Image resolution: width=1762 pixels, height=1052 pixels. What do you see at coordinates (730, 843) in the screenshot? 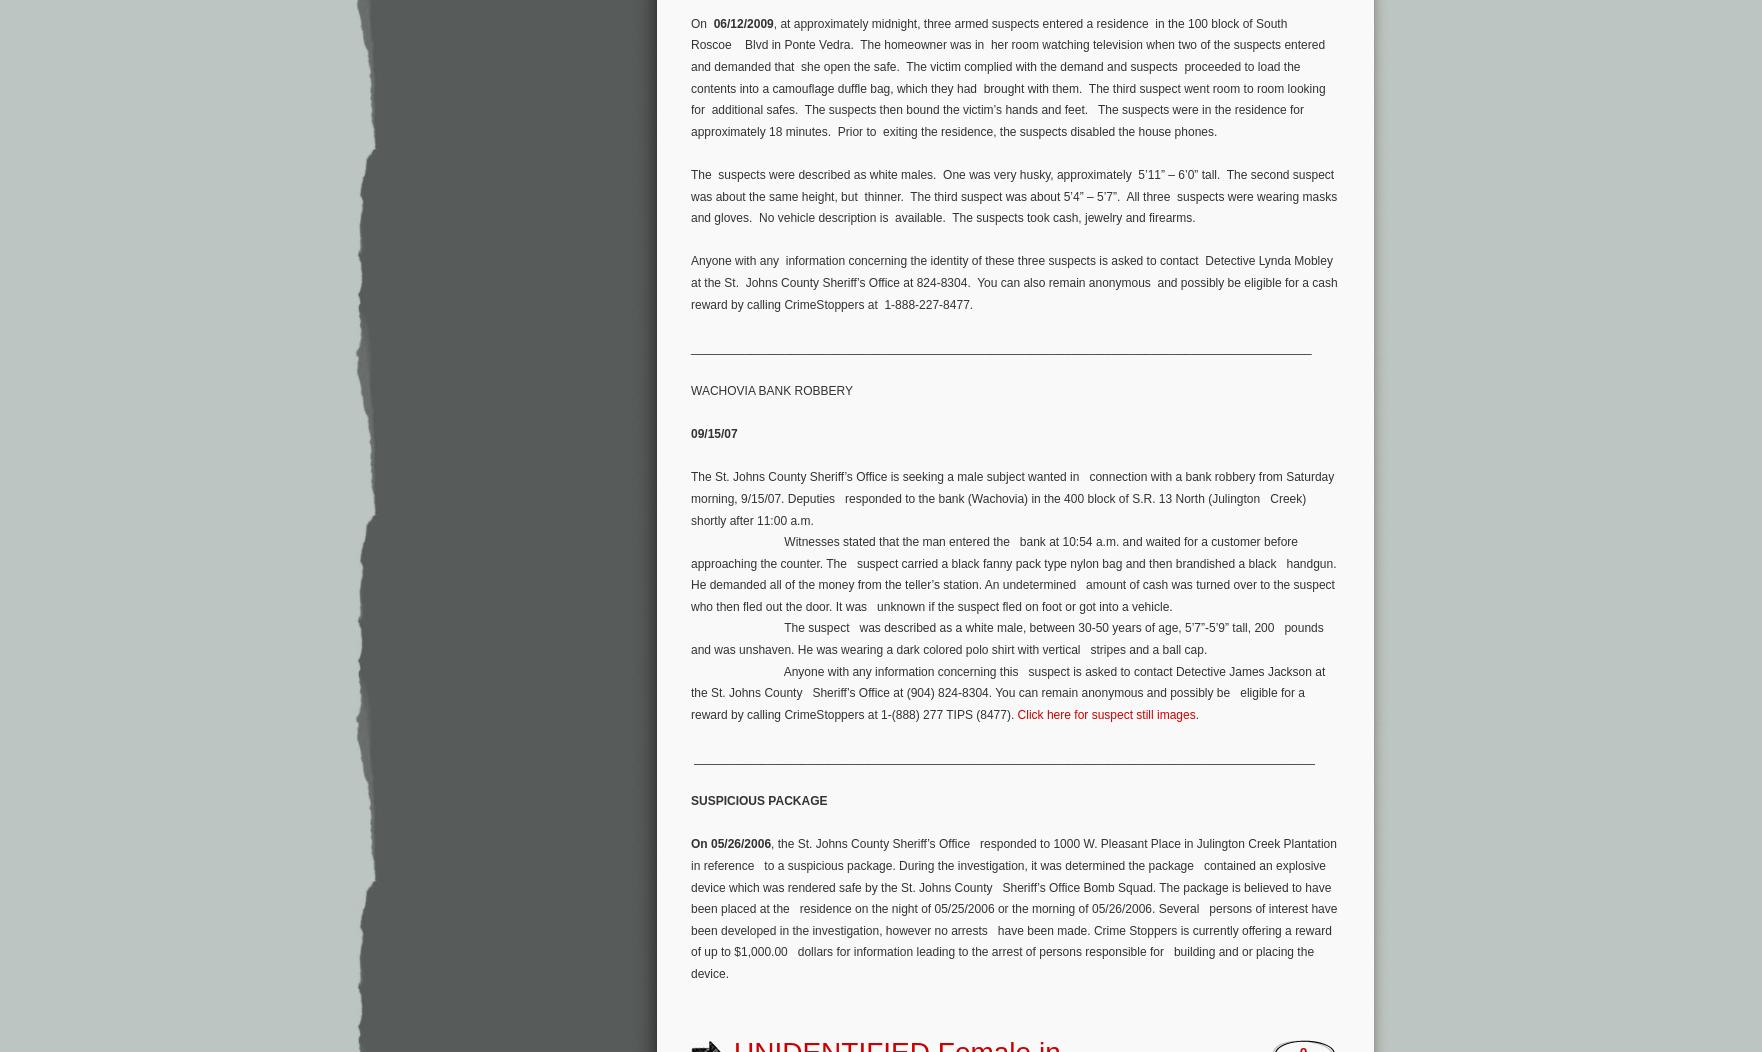
I see `'On 05/26/2006'` at bounding box center [730, 843].